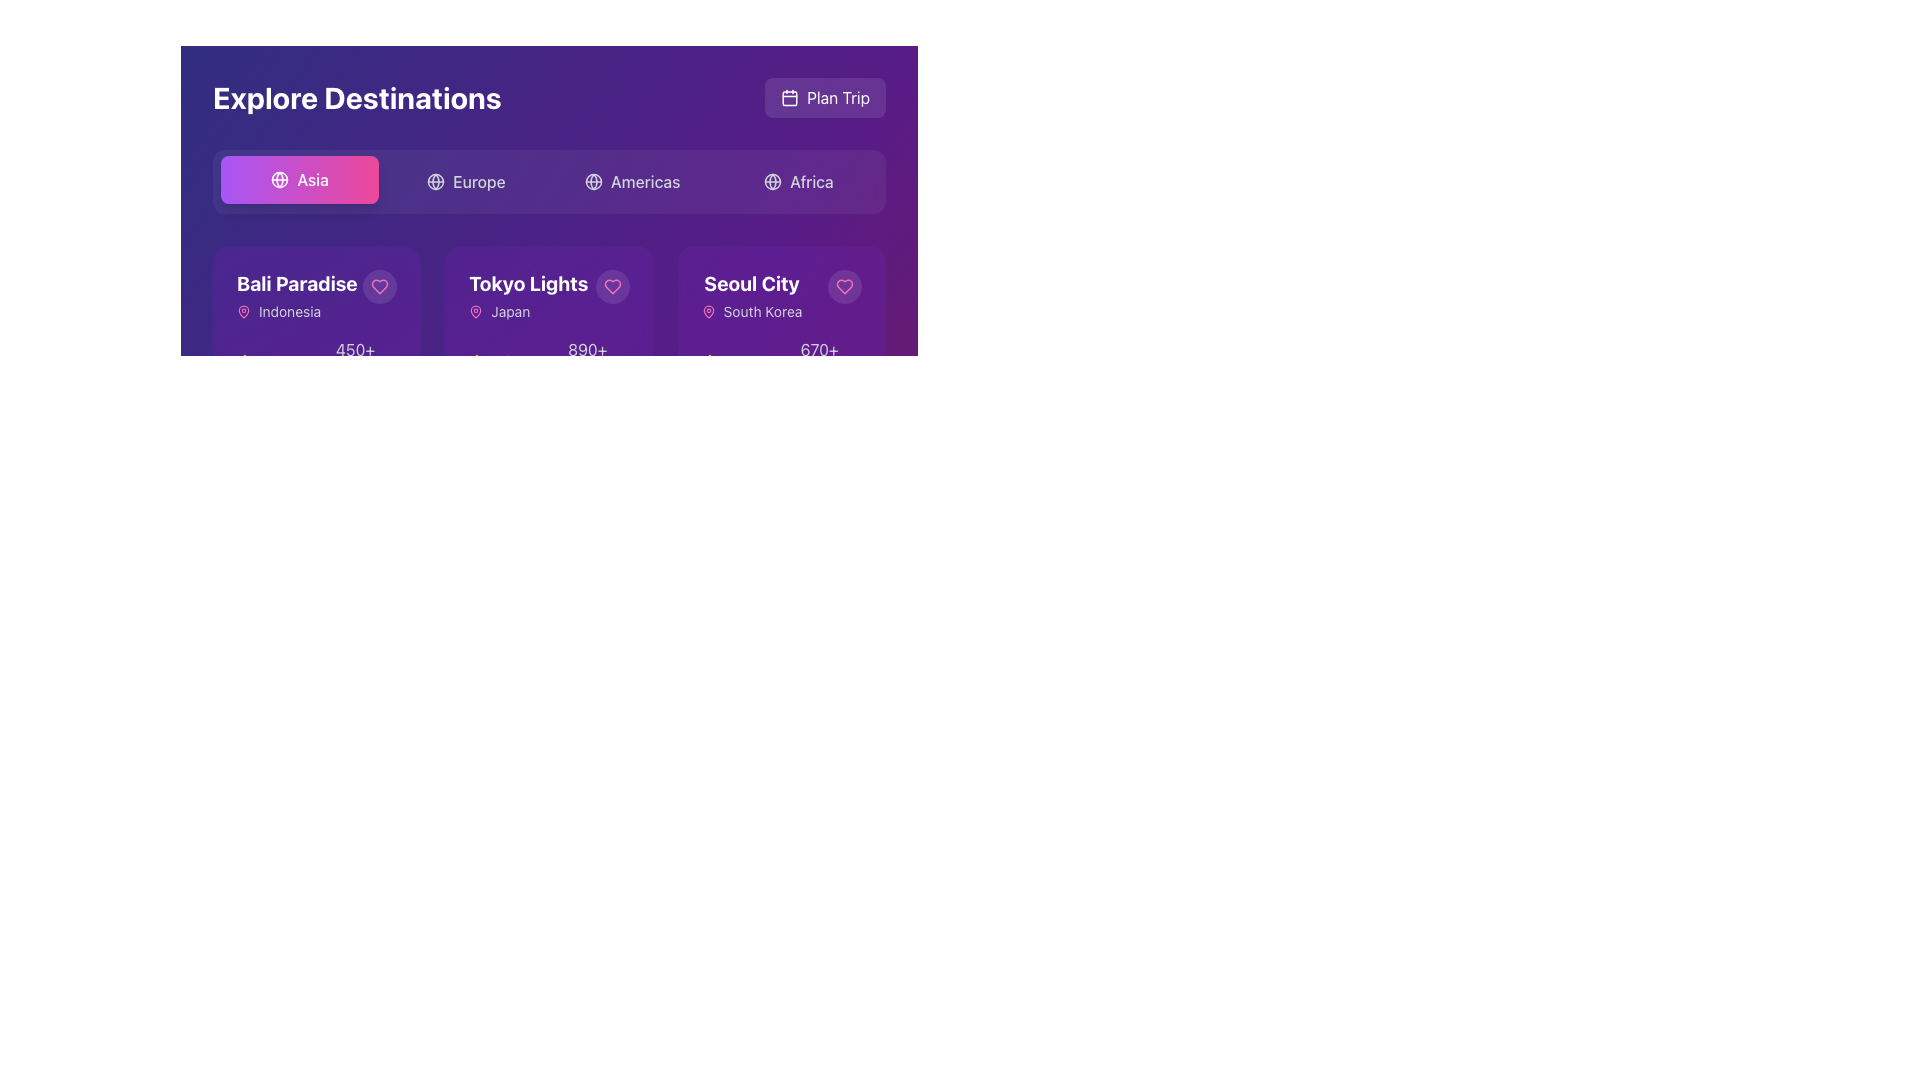  I want to click on the circular globe icon that represents the 'Africa' option, so click(771, 181).